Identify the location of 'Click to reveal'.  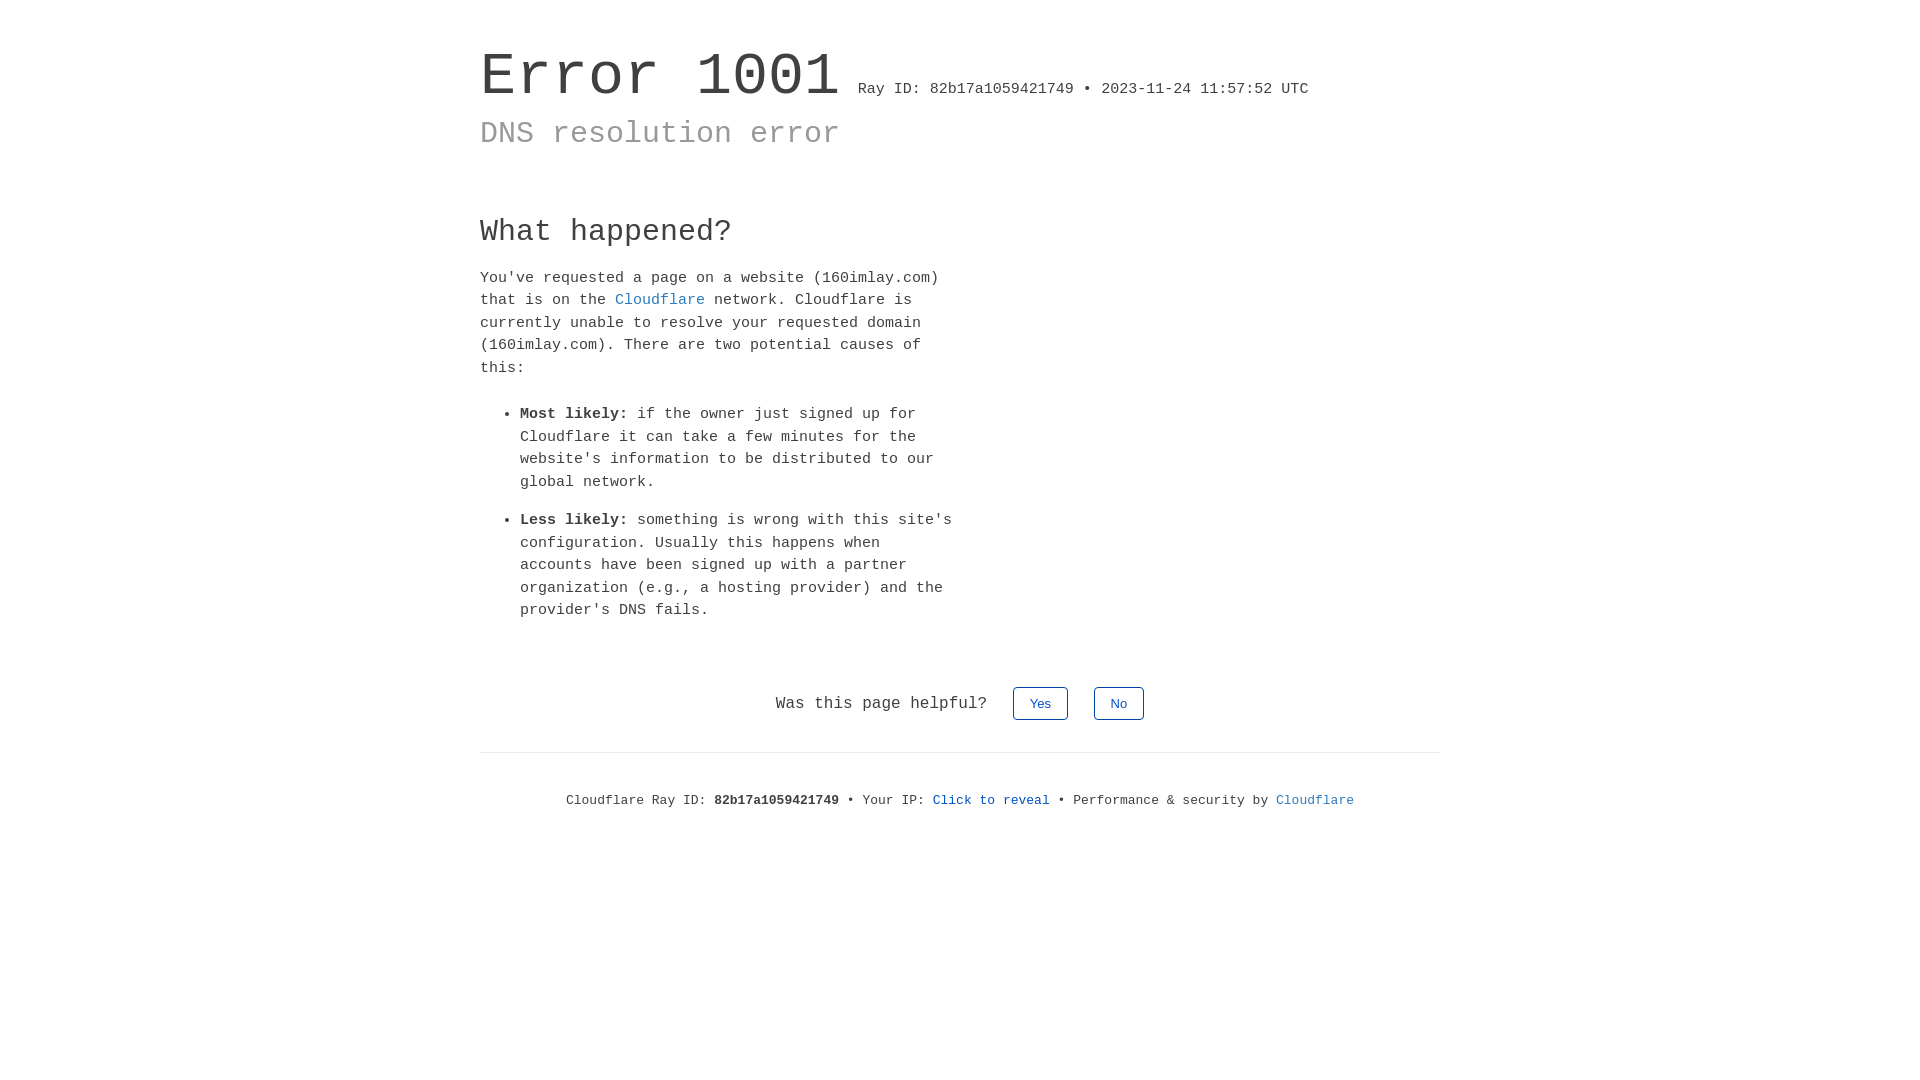
(991, 798).